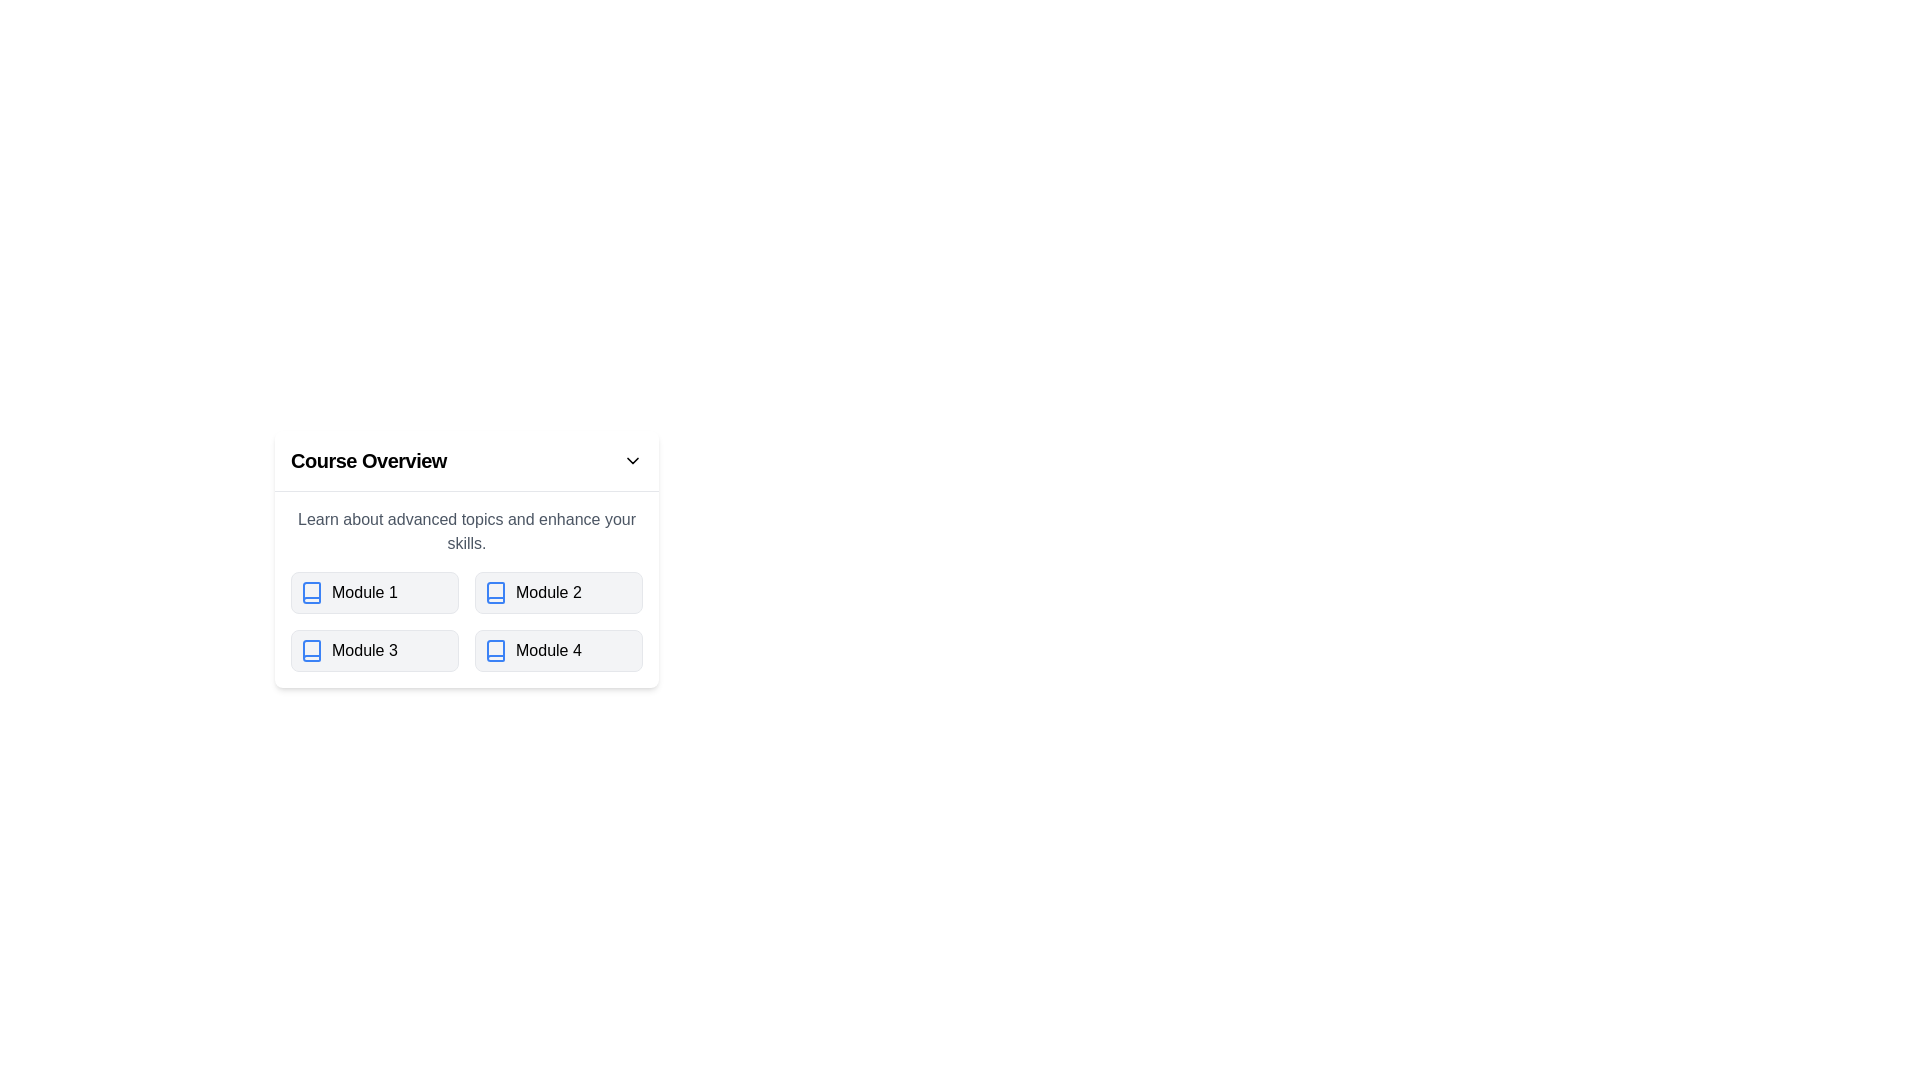 This screenshot has height=1080, width=1920. Describe the element at coordinates (495, 651) in the screenshot. I see `the 'Module 4' icon located at the top-right corner of the 'Course Overview' section for additional options` at that location.